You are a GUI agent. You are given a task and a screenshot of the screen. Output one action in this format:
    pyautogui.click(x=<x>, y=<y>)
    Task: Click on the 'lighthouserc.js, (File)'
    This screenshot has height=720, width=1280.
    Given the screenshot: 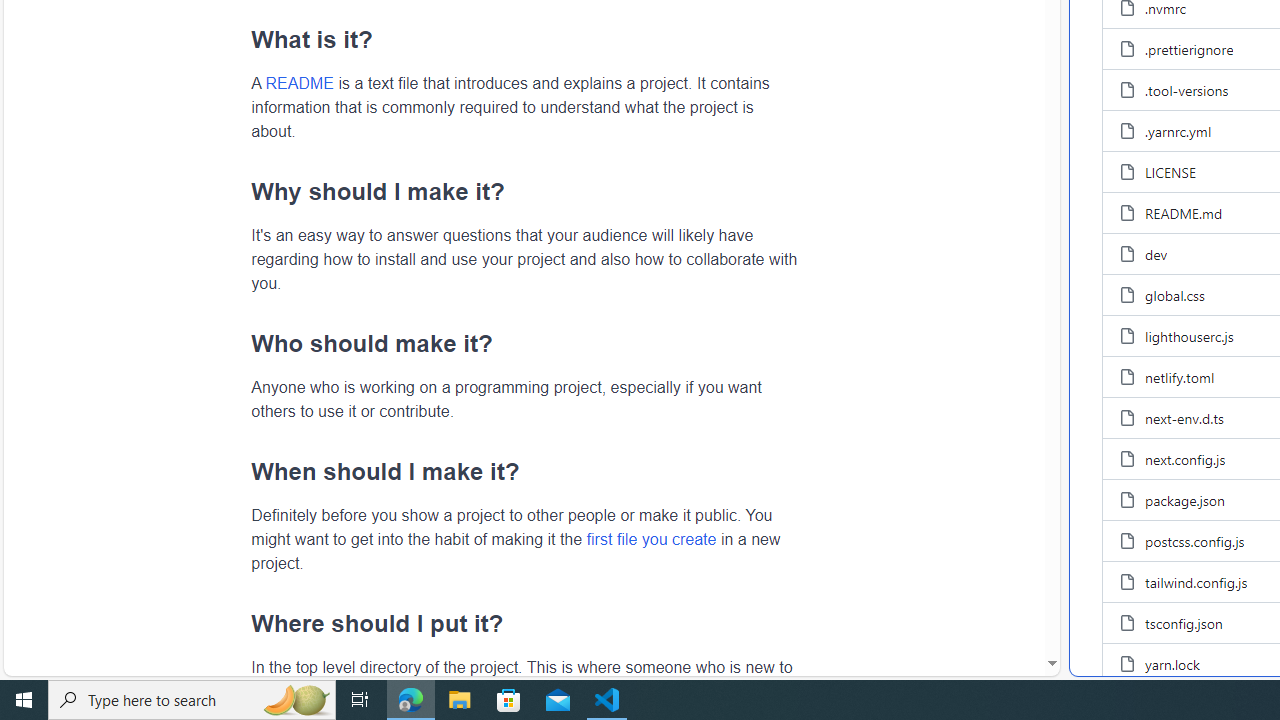 What is the action you would take?
    pyautogui.click(x=1189, y=335)
    